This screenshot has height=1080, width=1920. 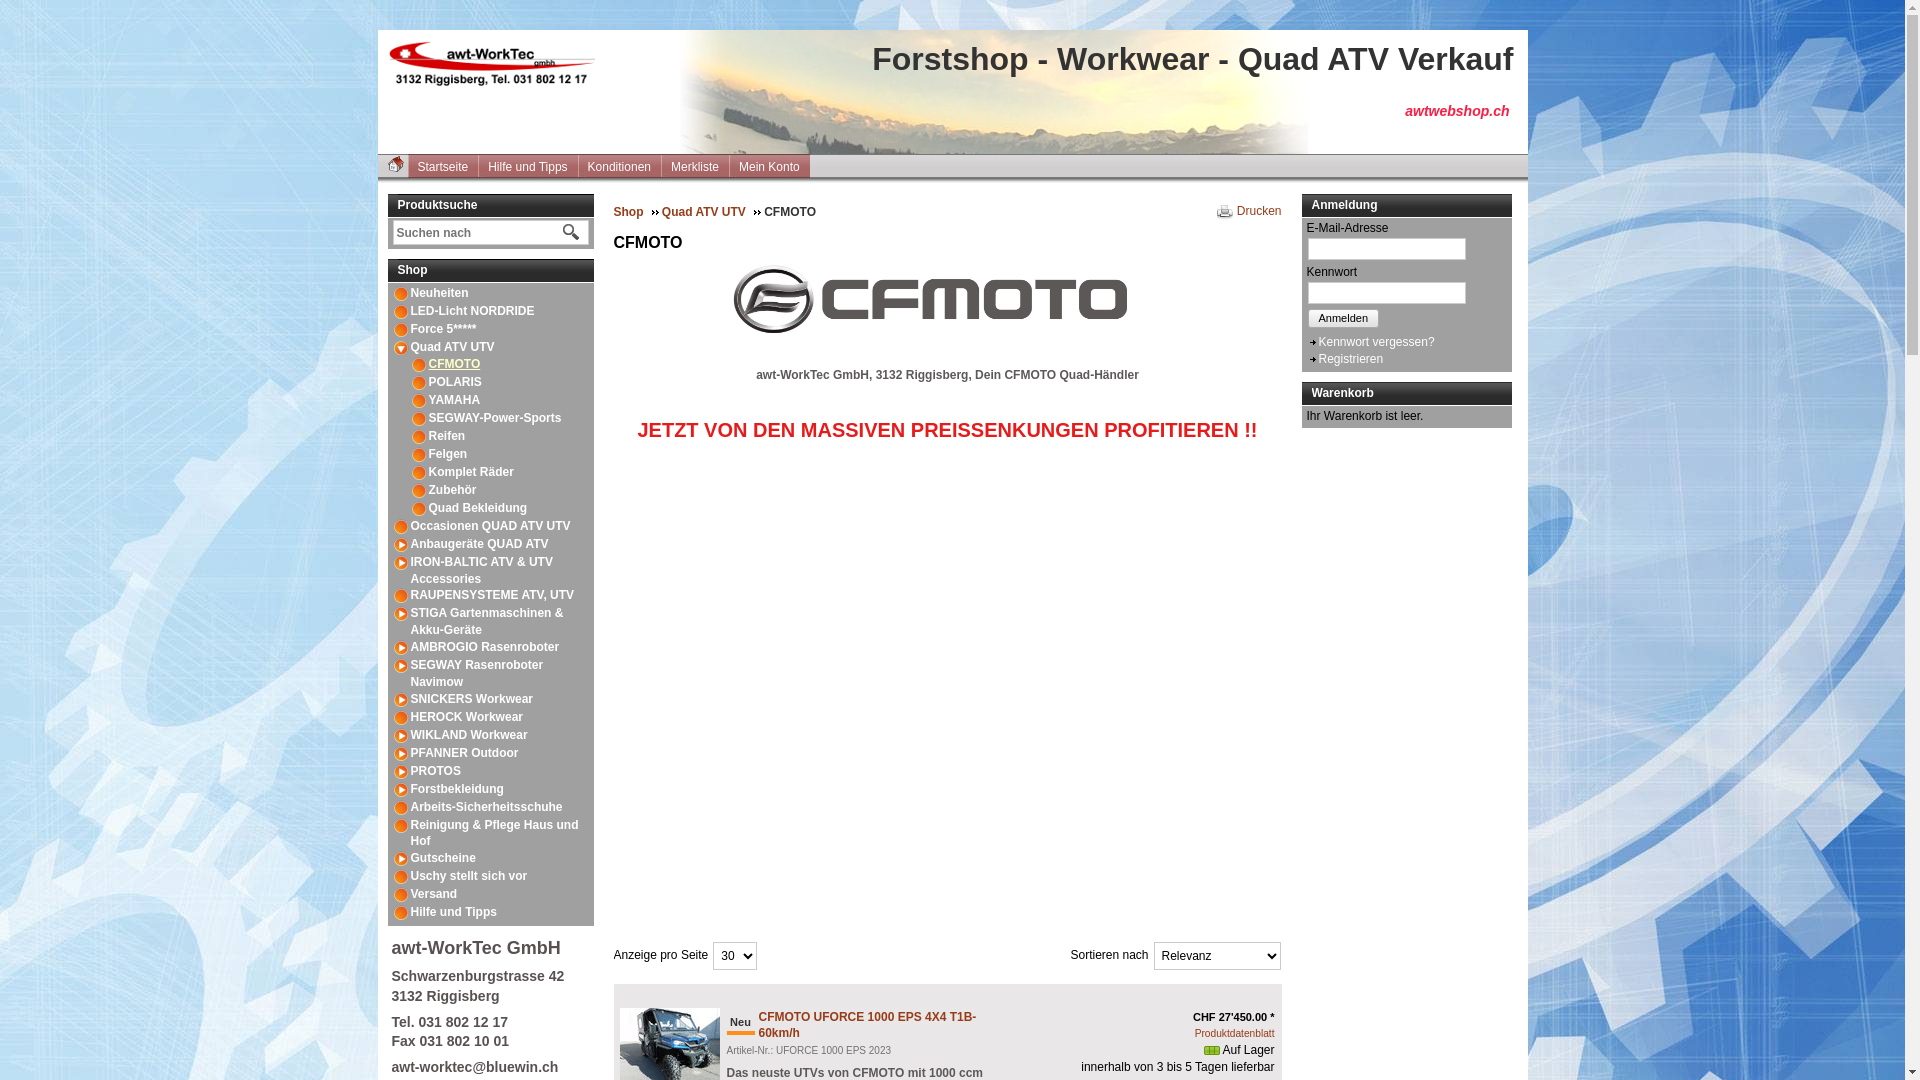 What do you see at coordinates (468, 874) in the screenshot?
I see `'Uschy stellt sich vor'` at bounding box center [468, 874].